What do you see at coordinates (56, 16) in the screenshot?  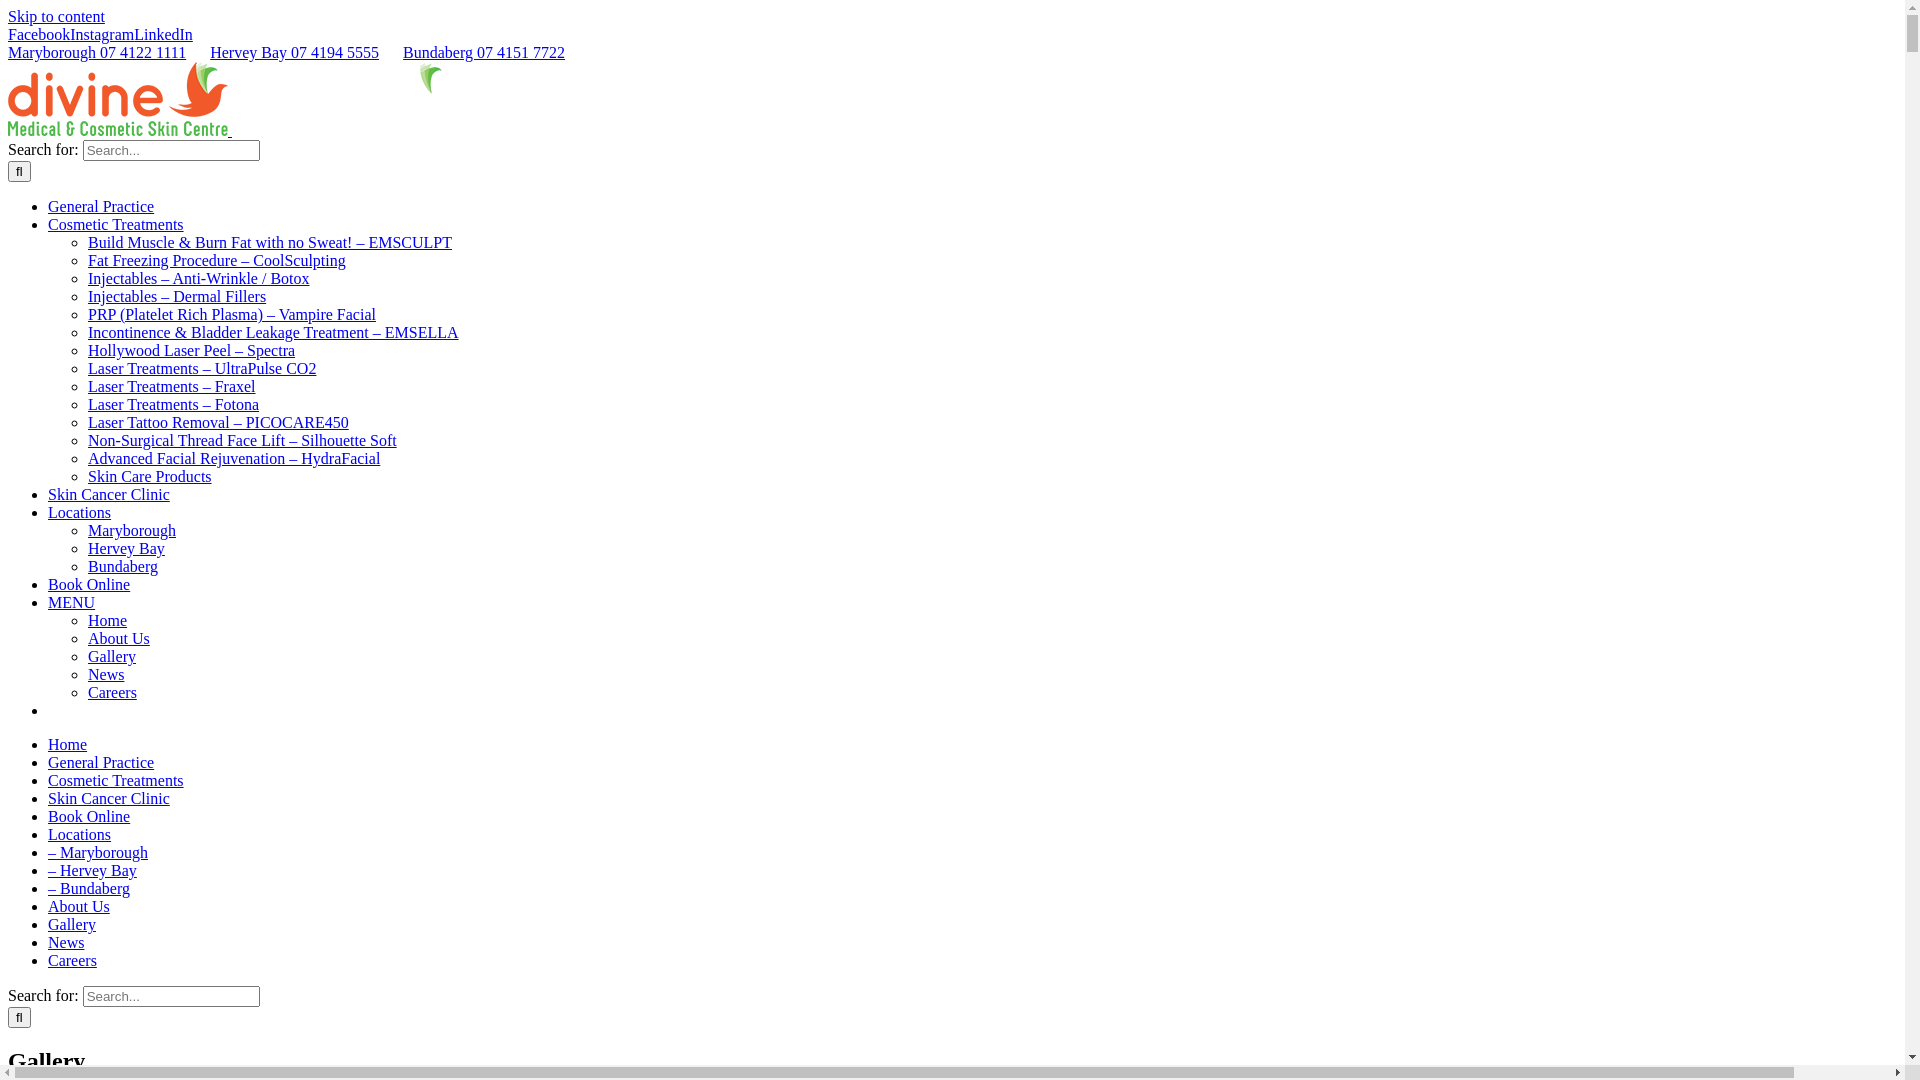 I see `'Skip to content'` at bounding box center [56, 16].